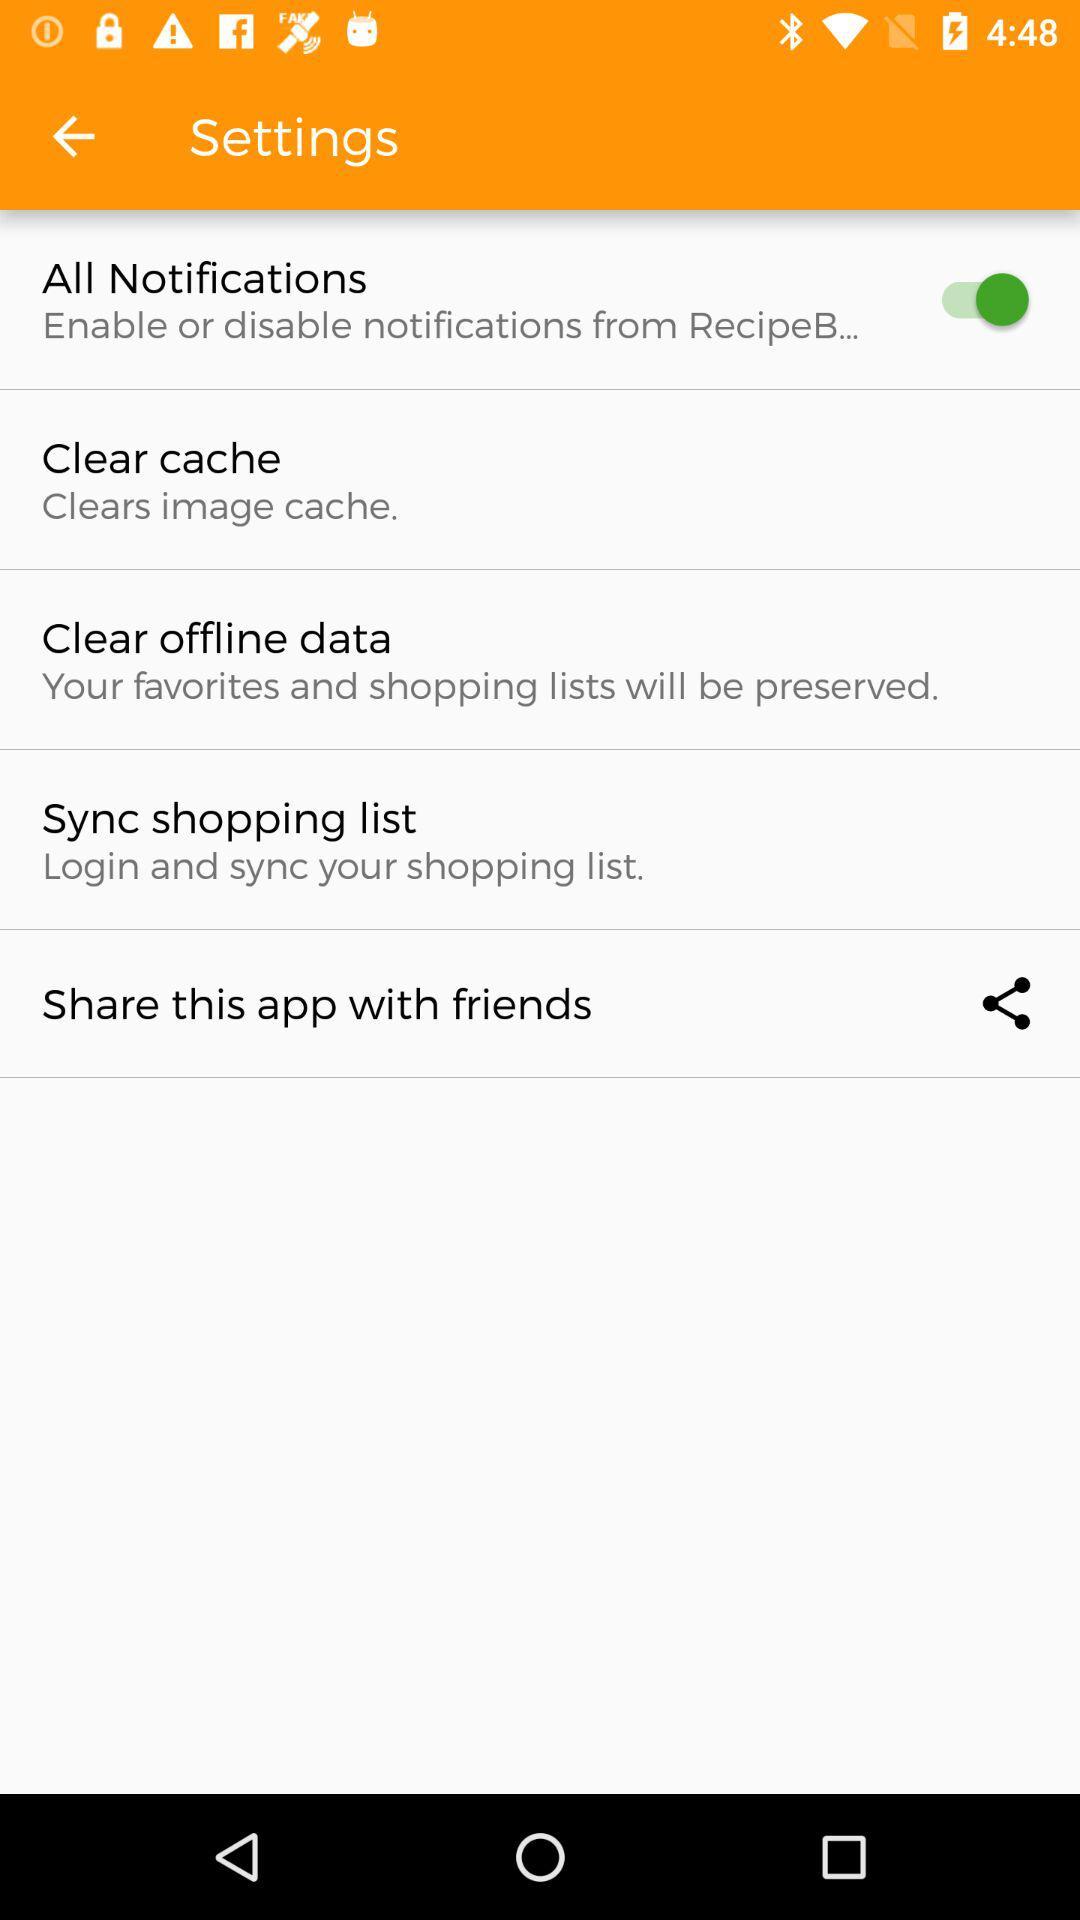 Image resolution: width=1080 pixels, height=1920 pixels. Describe the element at coordinates (974, 298) in the screenshot. I see `item next to the all notifications item` at that location.